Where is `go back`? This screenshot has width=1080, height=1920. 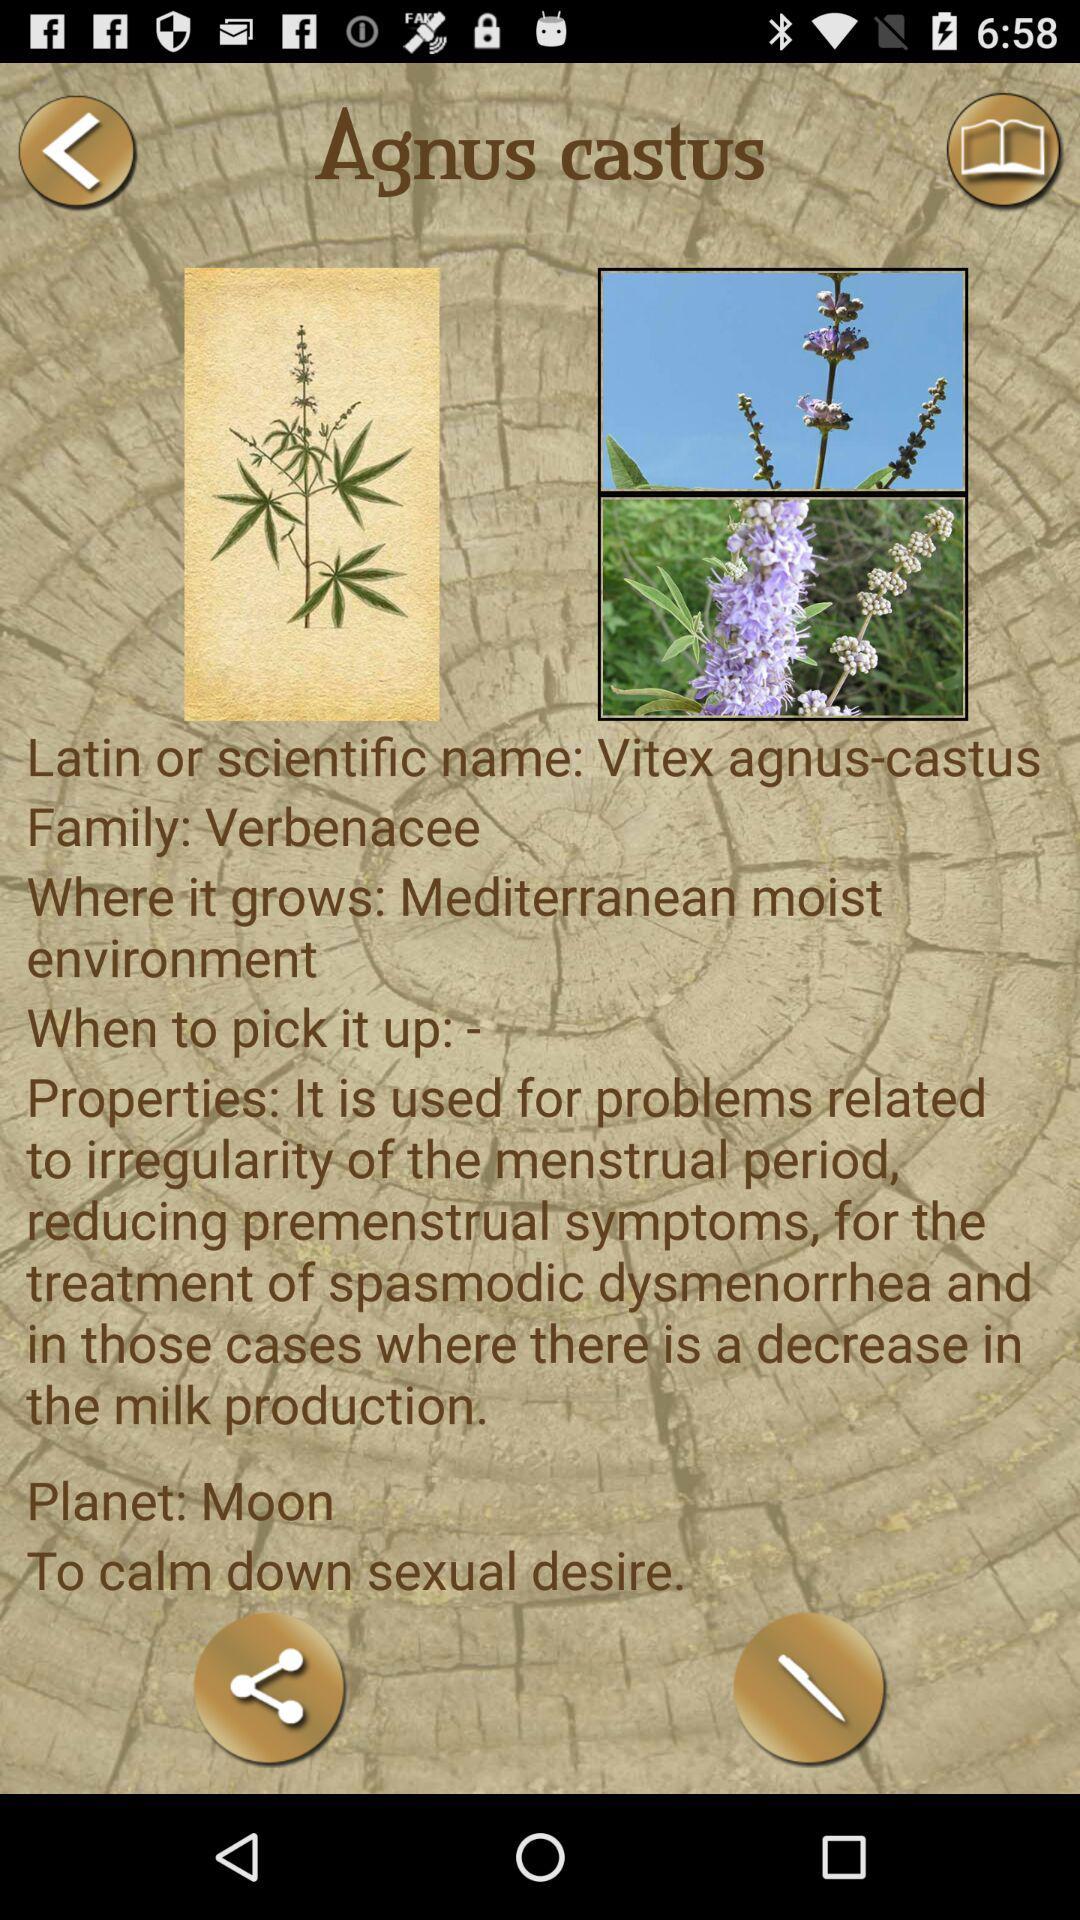
go back is located at coordinates (75, 151).